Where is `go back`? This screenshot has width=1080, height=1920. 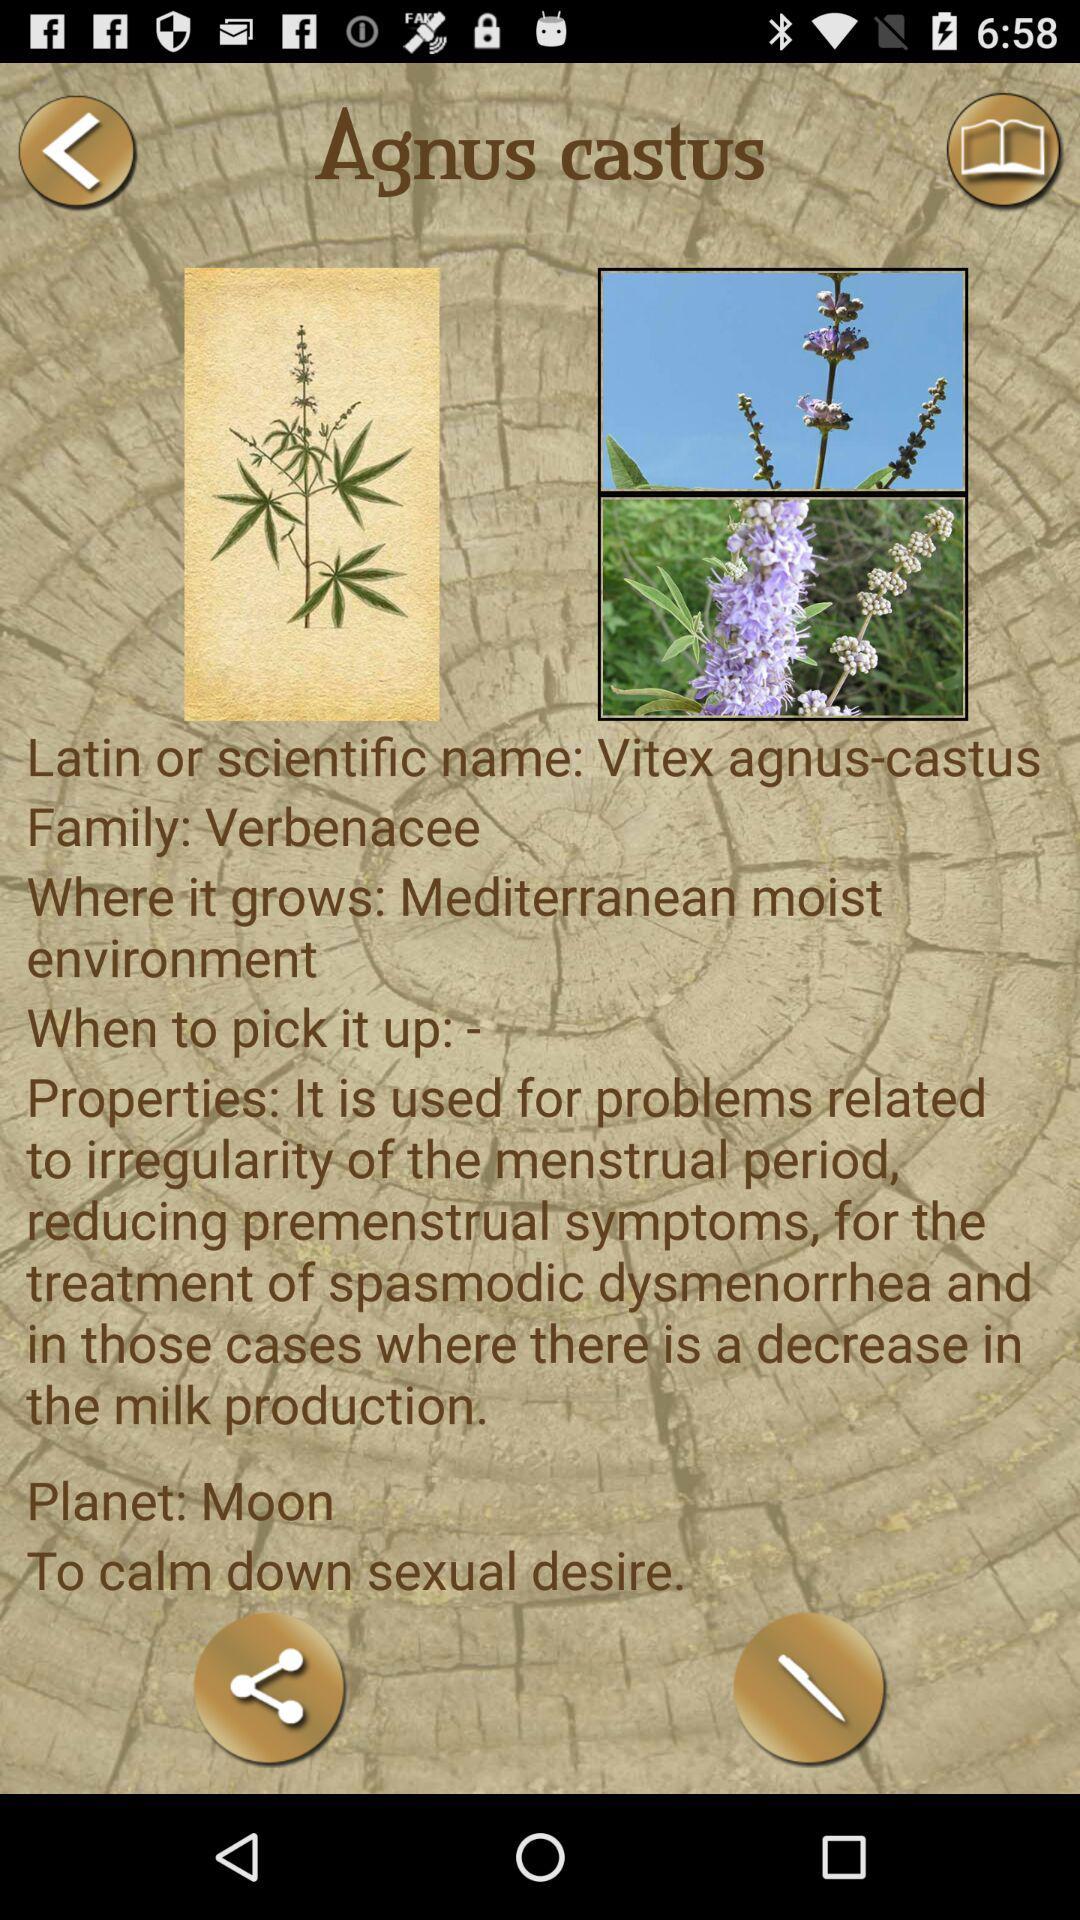
go back is located at coordinates (75, 151).